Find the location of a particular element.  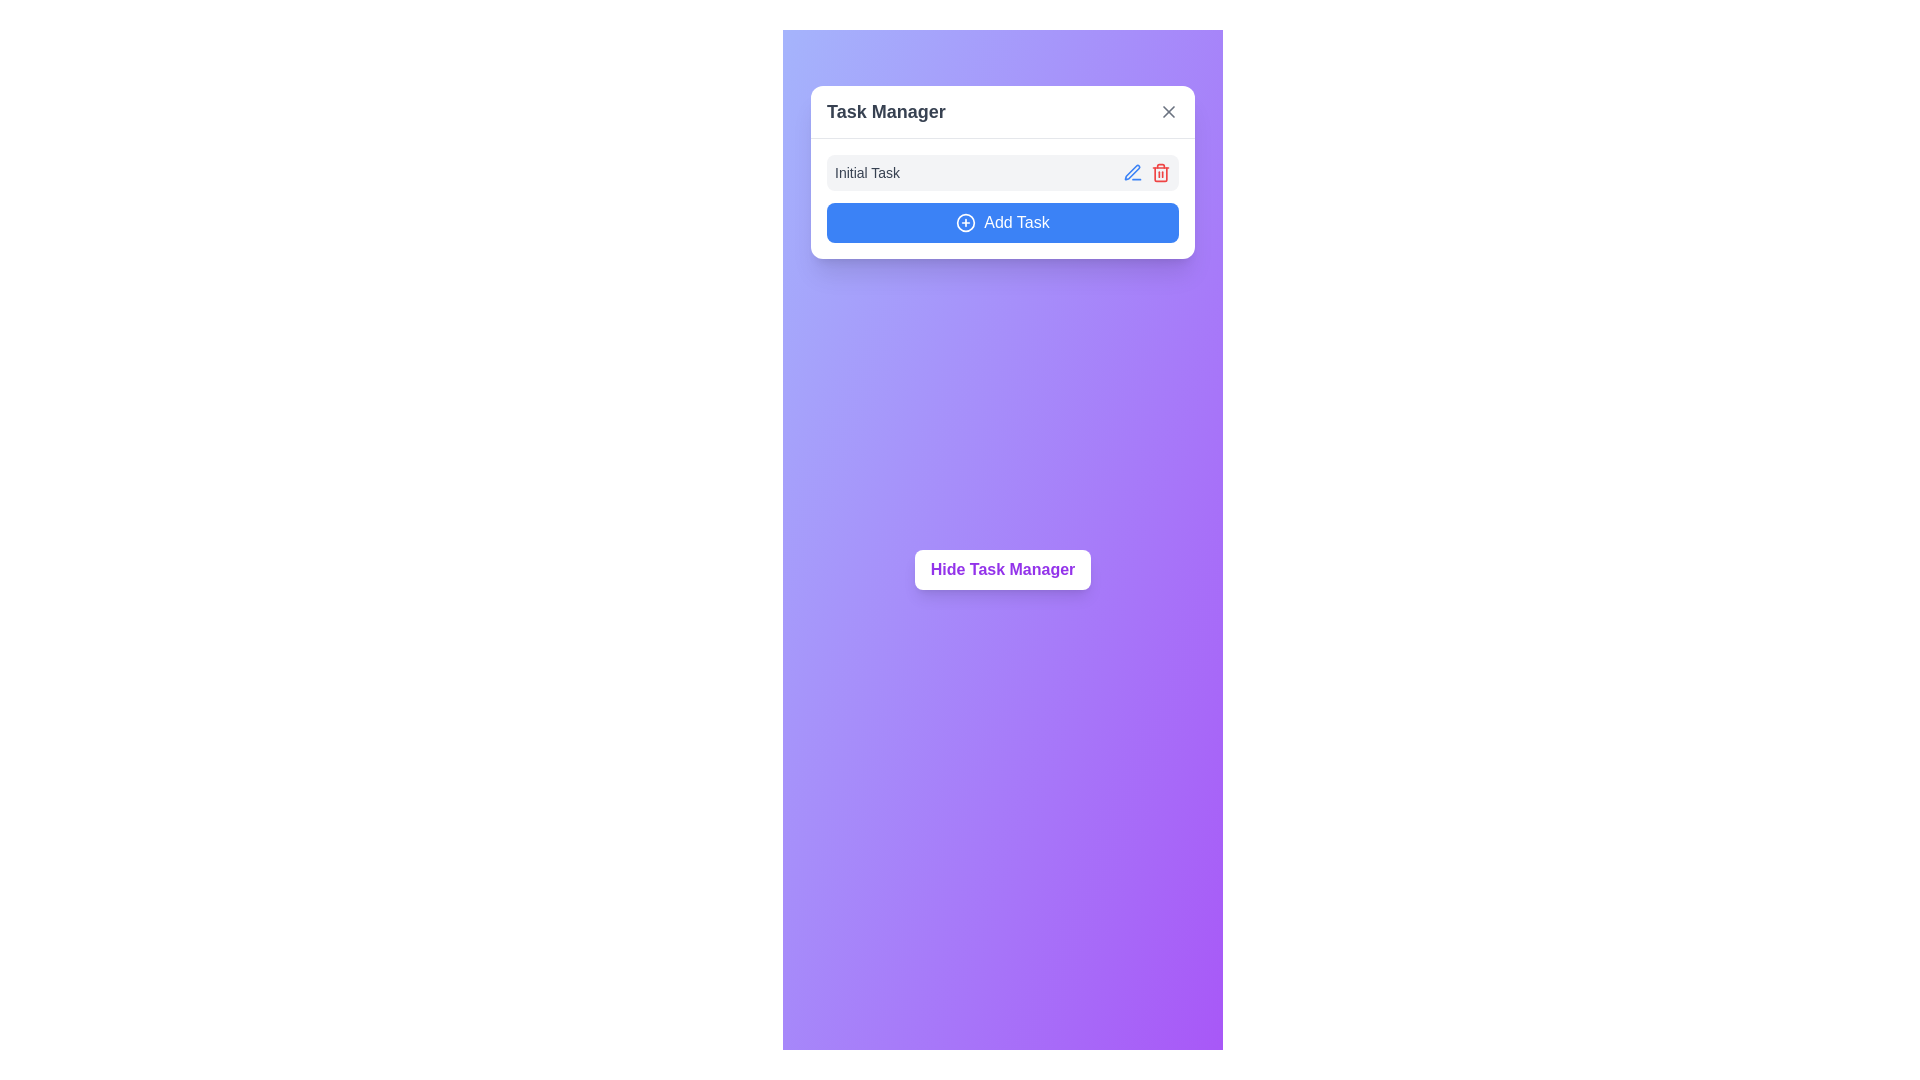

the trash can icon button located in the top right corner of the 'Task Manager' modal is located at coordinates (1161, 172).